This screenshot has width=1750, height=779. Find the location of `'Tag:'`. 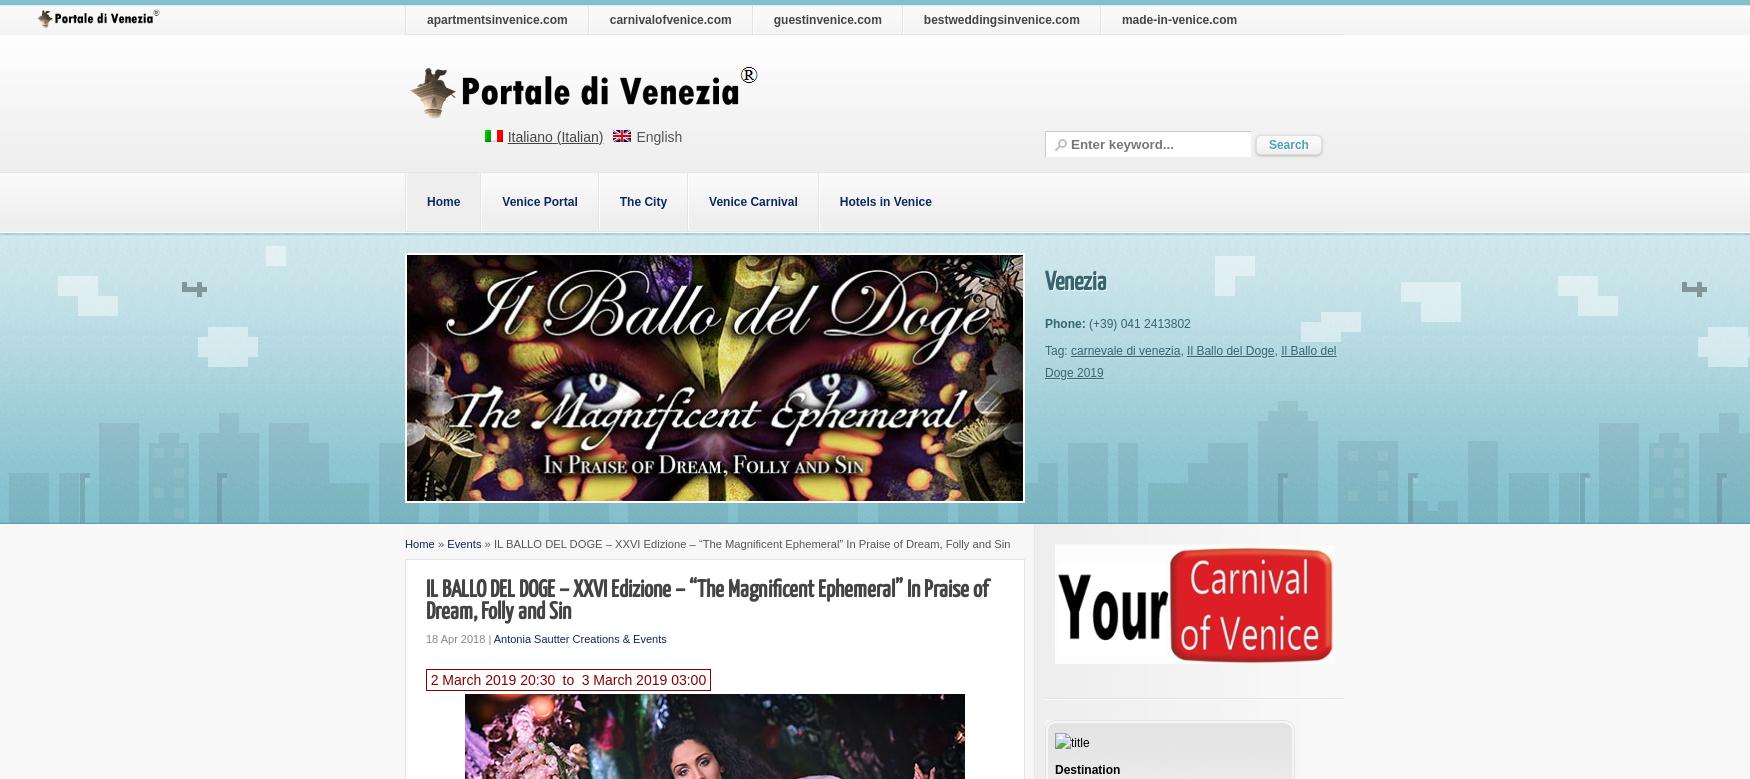

'Tag:' is located at coordinates (1057, 351).